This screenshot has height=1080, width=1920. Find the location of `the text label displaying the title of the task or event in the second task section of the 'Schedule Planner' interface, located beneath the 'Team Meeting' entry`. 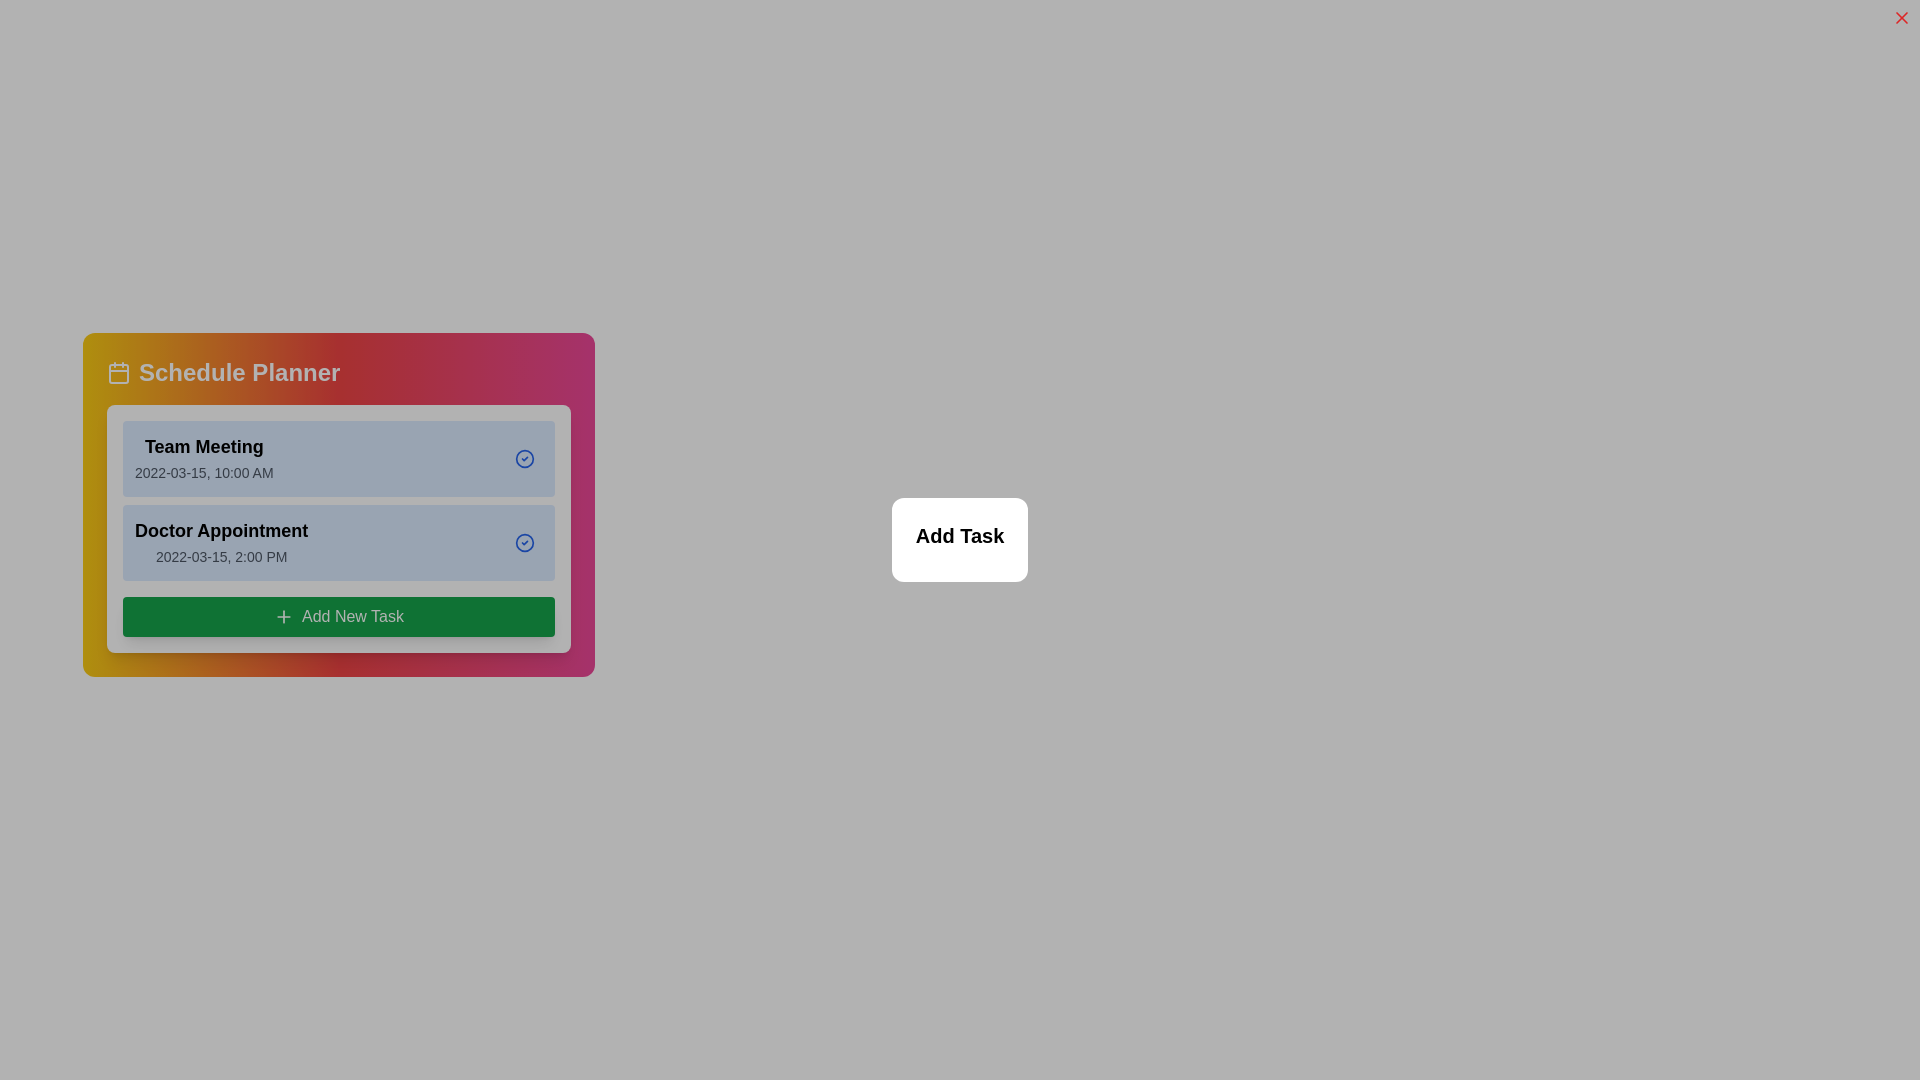

the text label displaying the title of the task or event in the second task section of the 'Schedule Planner' interface, located beneath the 'Team Meeting' entry is located at coordinates (221, 530).